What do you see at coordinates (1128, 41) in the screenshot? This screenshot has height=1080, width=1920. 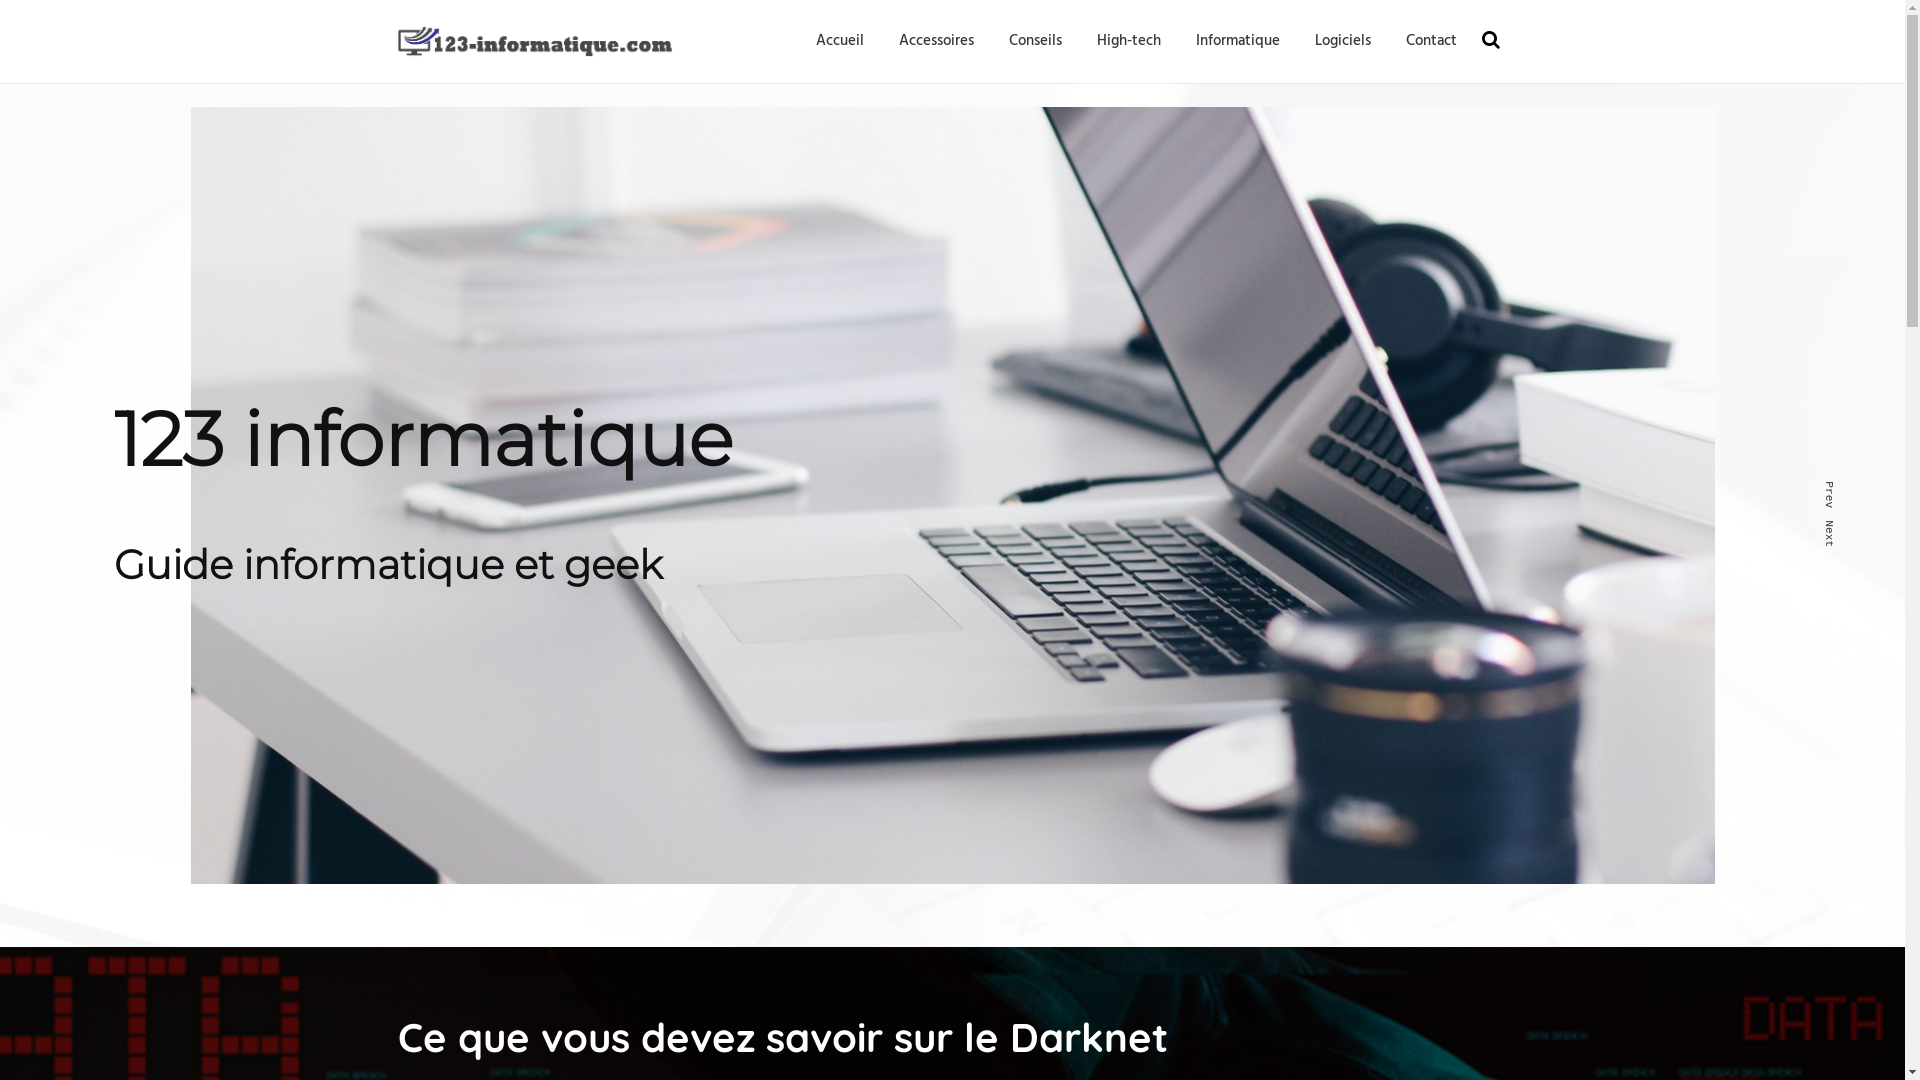 I see `'High-tech'` at bounding box center [1128, 41].